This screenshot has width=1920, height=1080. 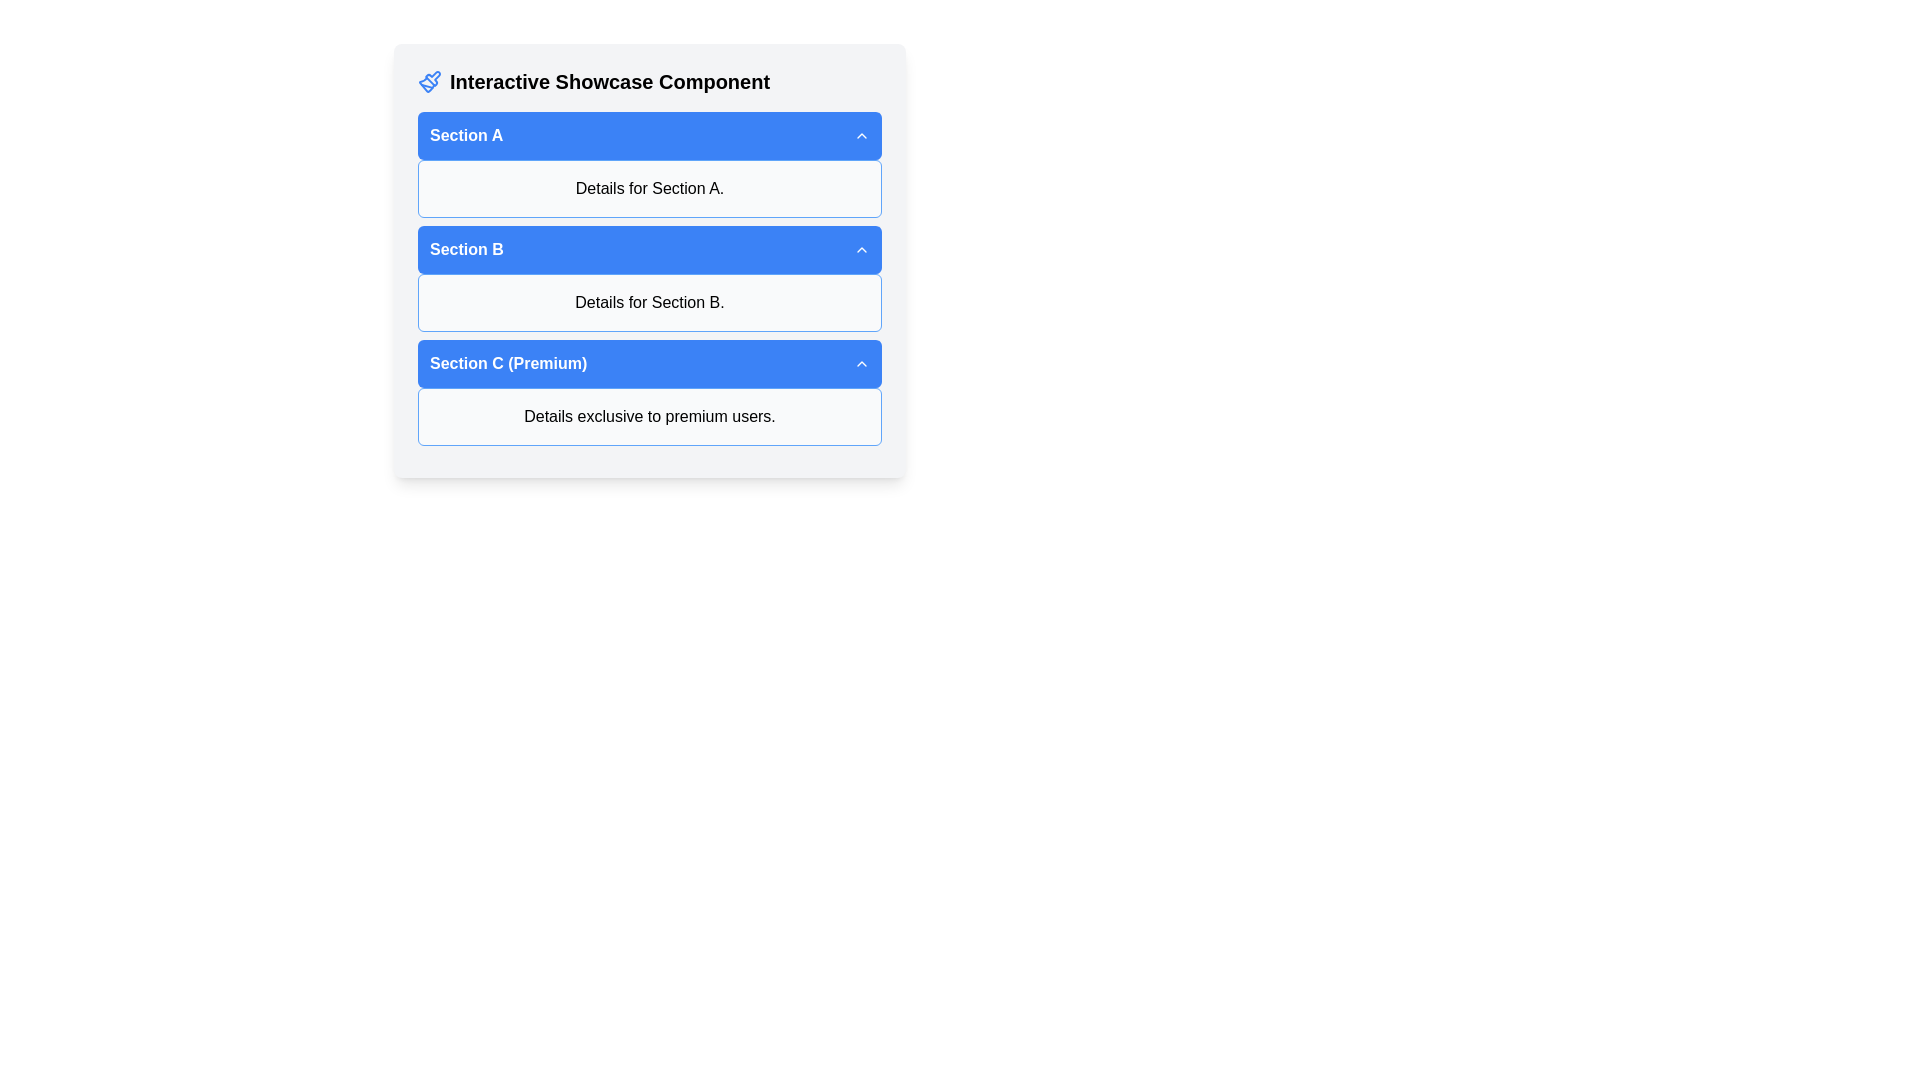 I want to click on the chevron icon in the header of 'Section C (Premium)' accordion, so click(x=862, y=363).